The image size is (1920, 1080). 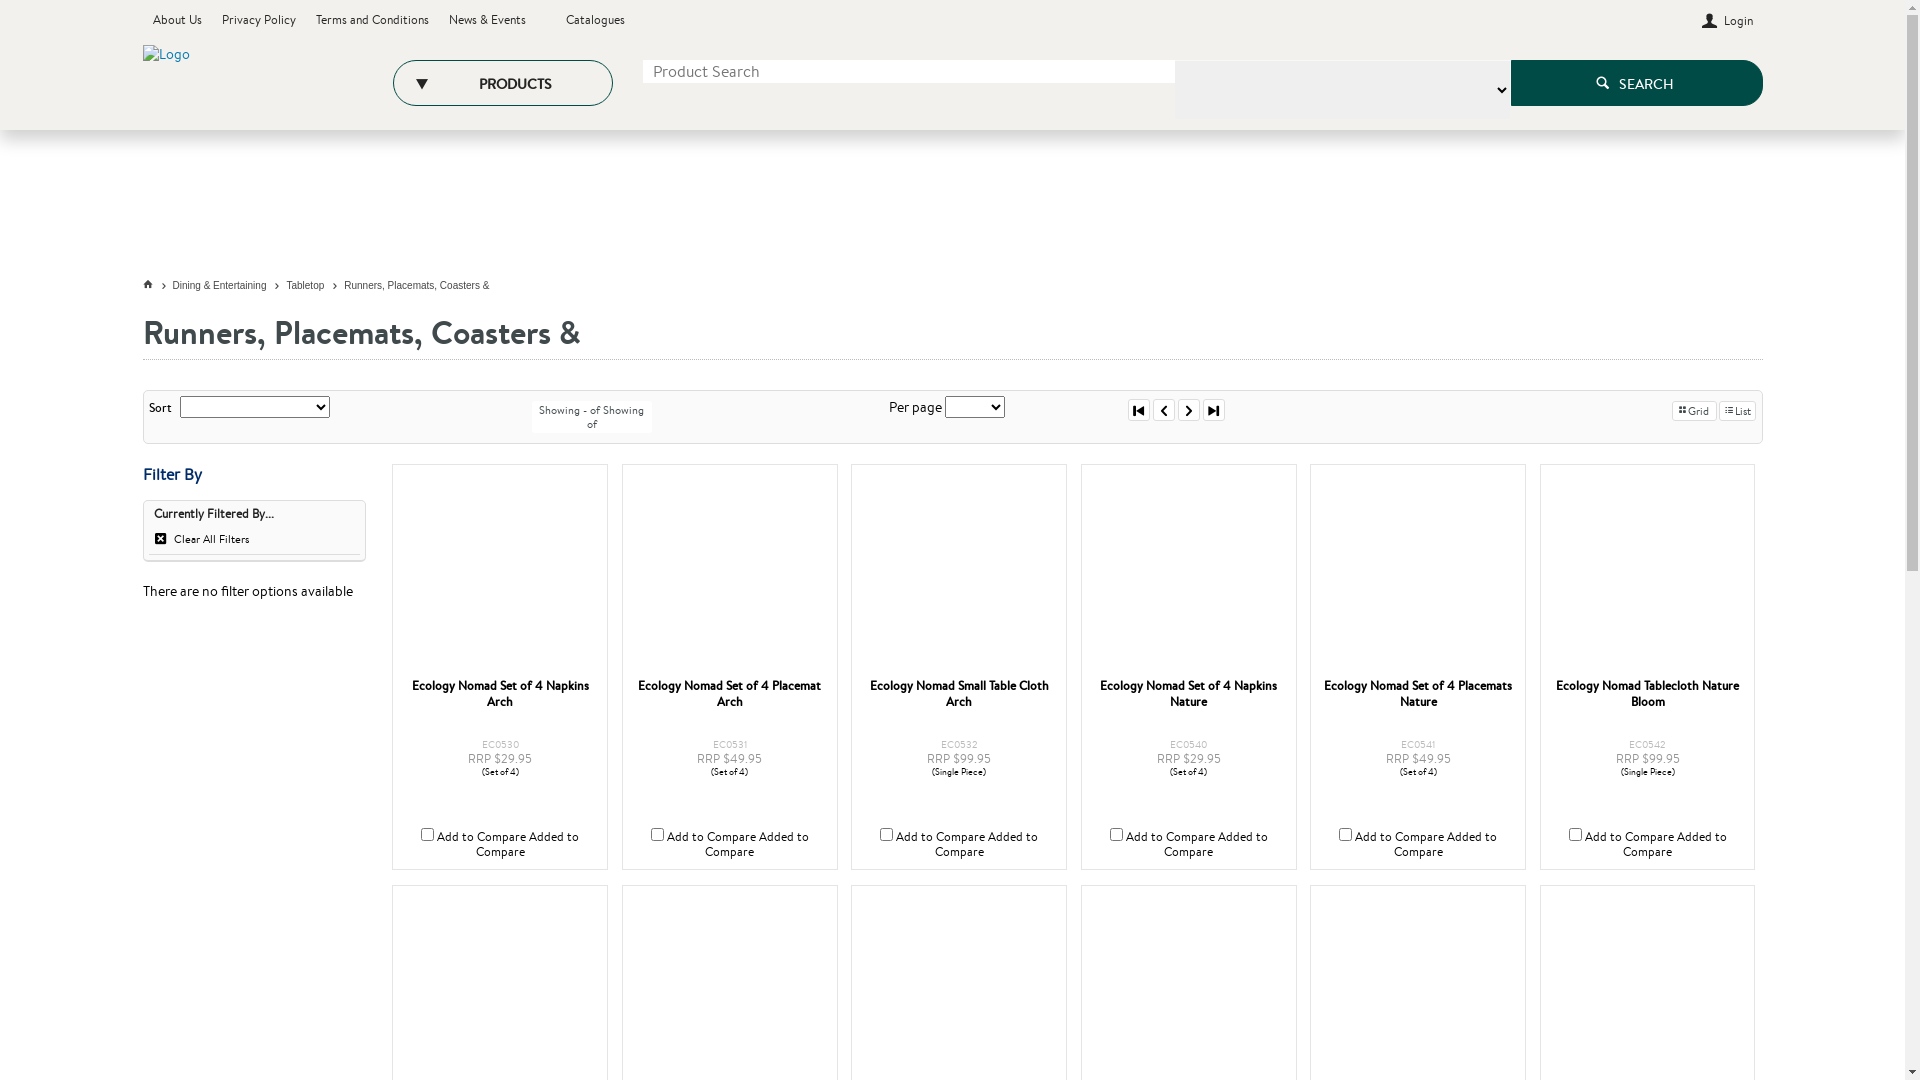 I want to click on 'Ecology Nomad Set of 4 Placemat Arch', so click(x=728, y=571).